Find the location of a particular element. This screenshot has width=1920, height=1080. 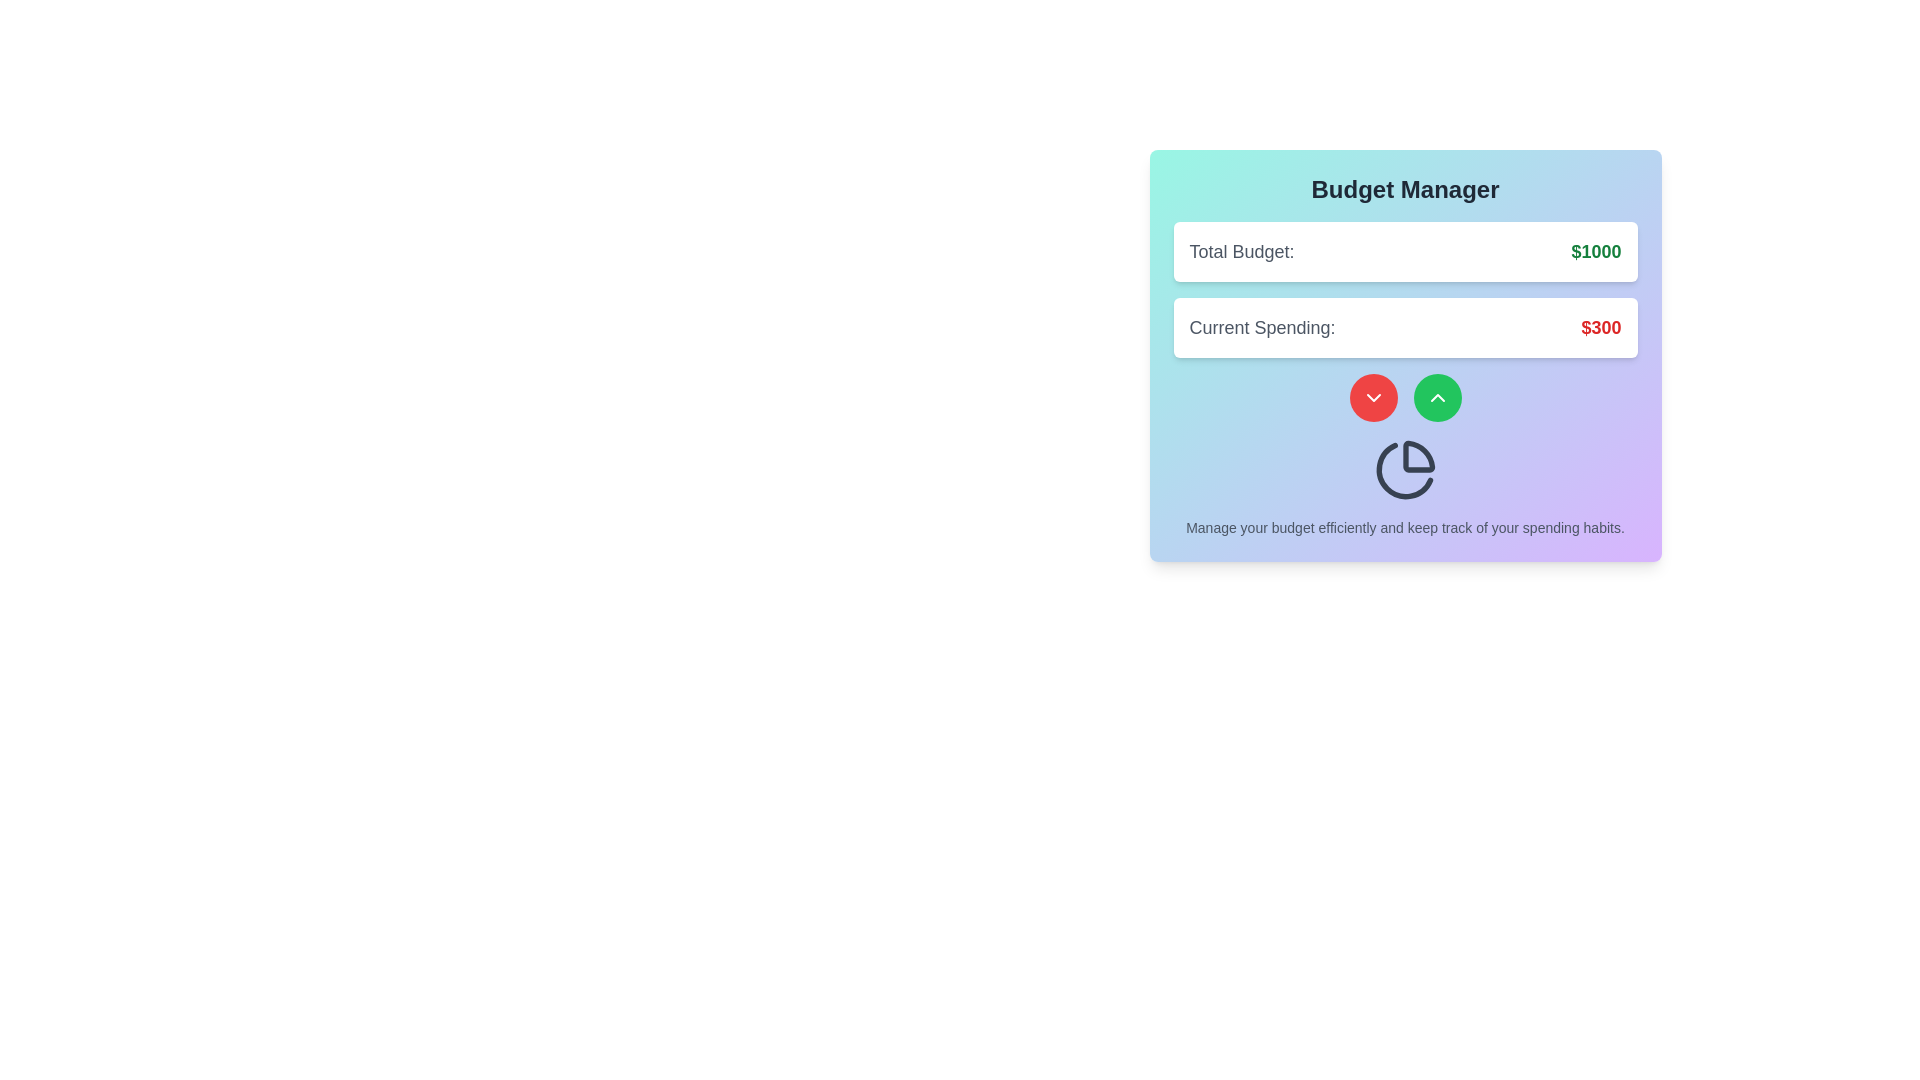

the buttons within the 'Budget Manager' section, positioned below 'Current Spending' and above the pie chart icon is located at coordinates (1404, 397).